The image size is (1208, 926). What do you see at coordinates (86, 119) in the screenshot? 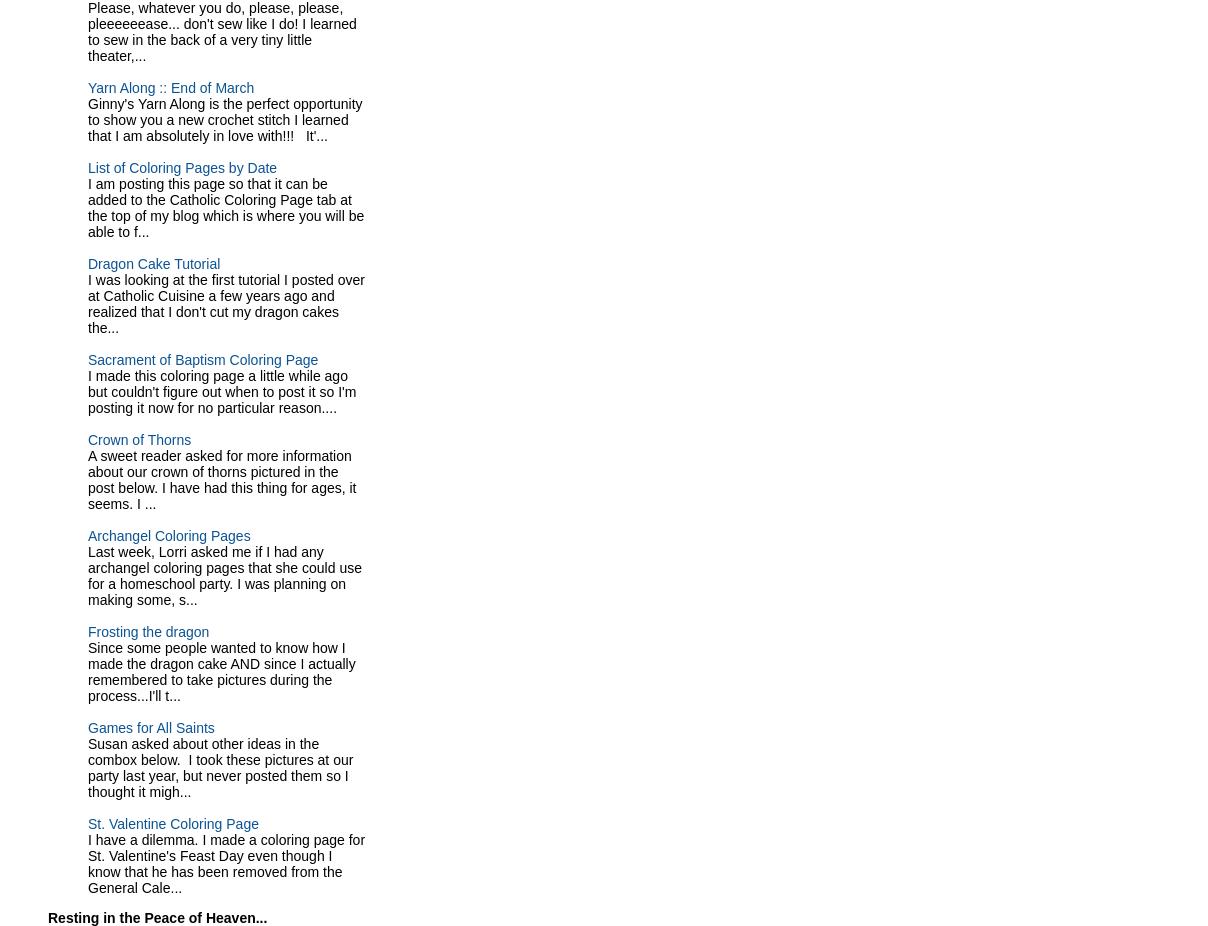
I see `'Ginny's Yarn Along  is the perfect opportunity to show you a new crochet stitch I learned that I am absolutely in love with!!!   It'...'` at bounding box center [86, 119].